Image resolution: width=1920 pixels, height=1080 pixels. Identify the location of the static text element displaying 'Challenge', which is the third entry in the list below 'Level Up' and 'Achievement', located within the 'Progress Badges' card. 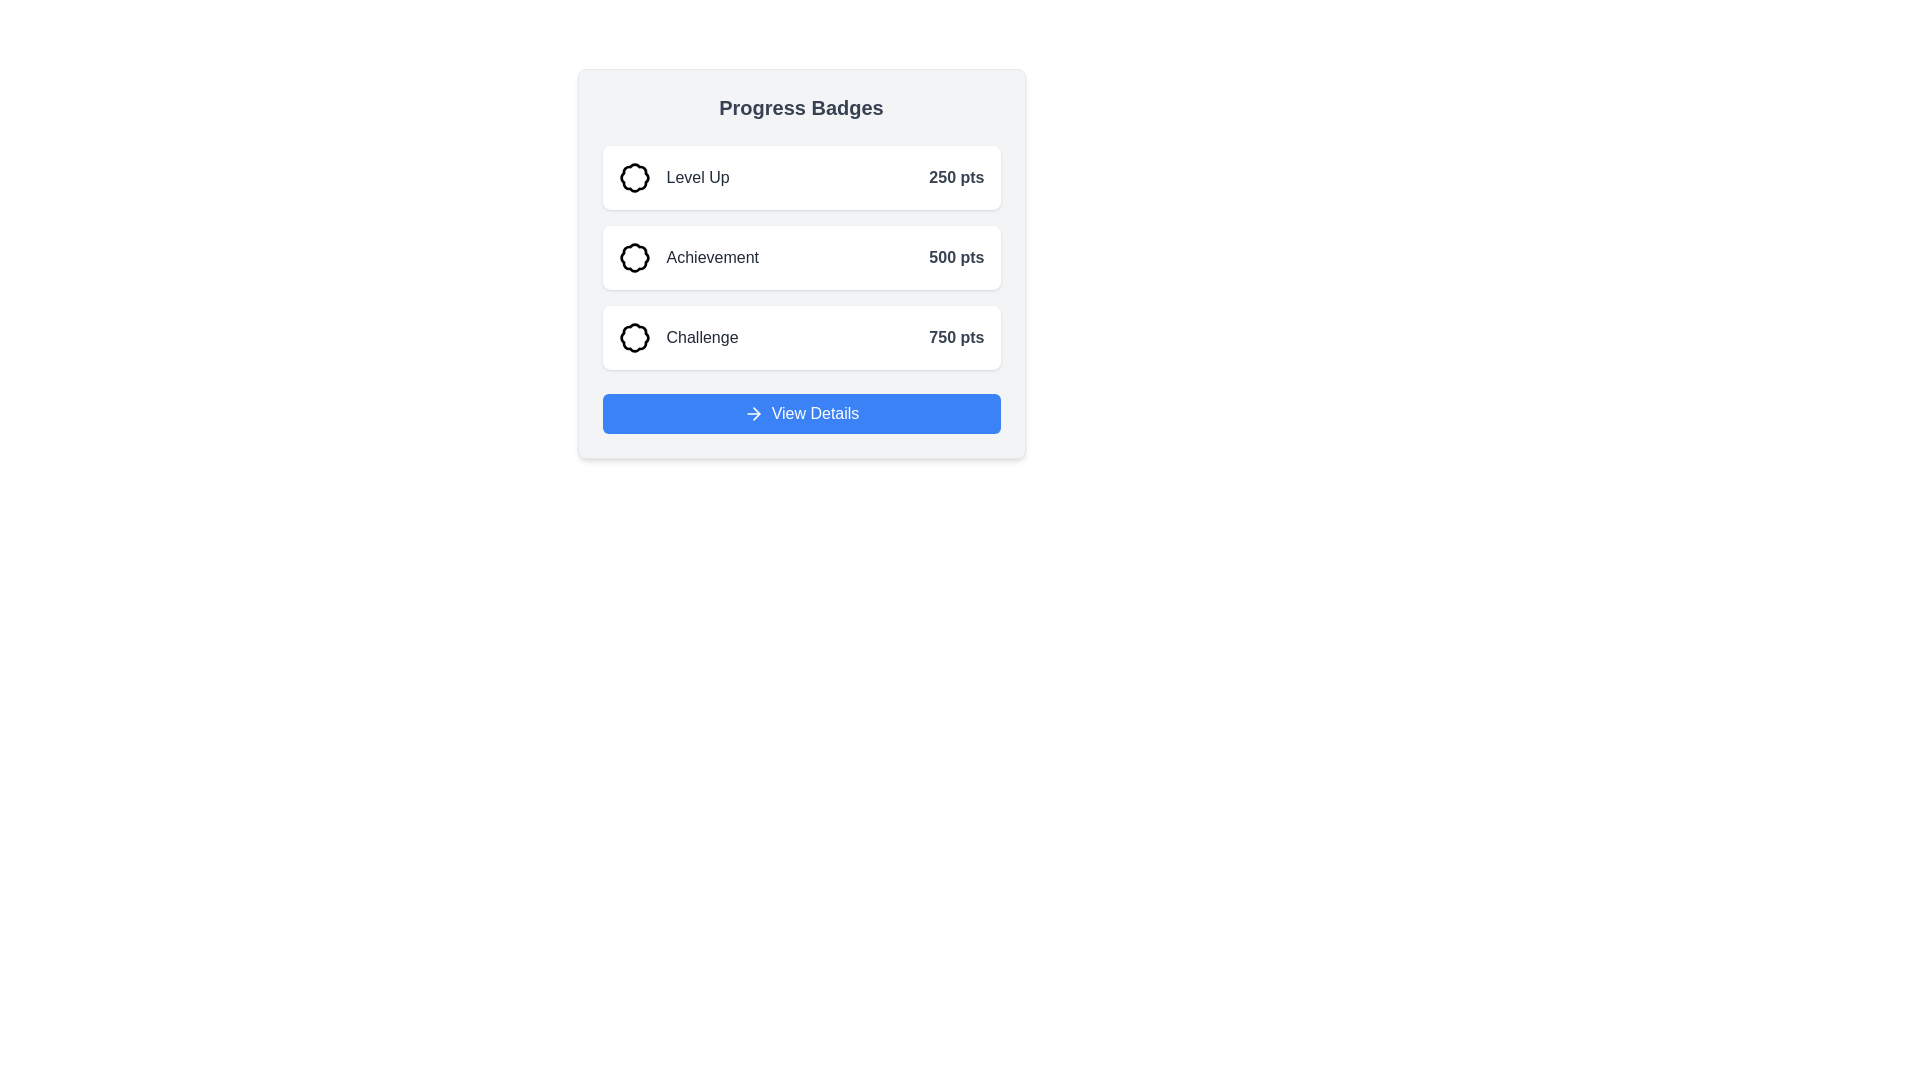
(702, 337).